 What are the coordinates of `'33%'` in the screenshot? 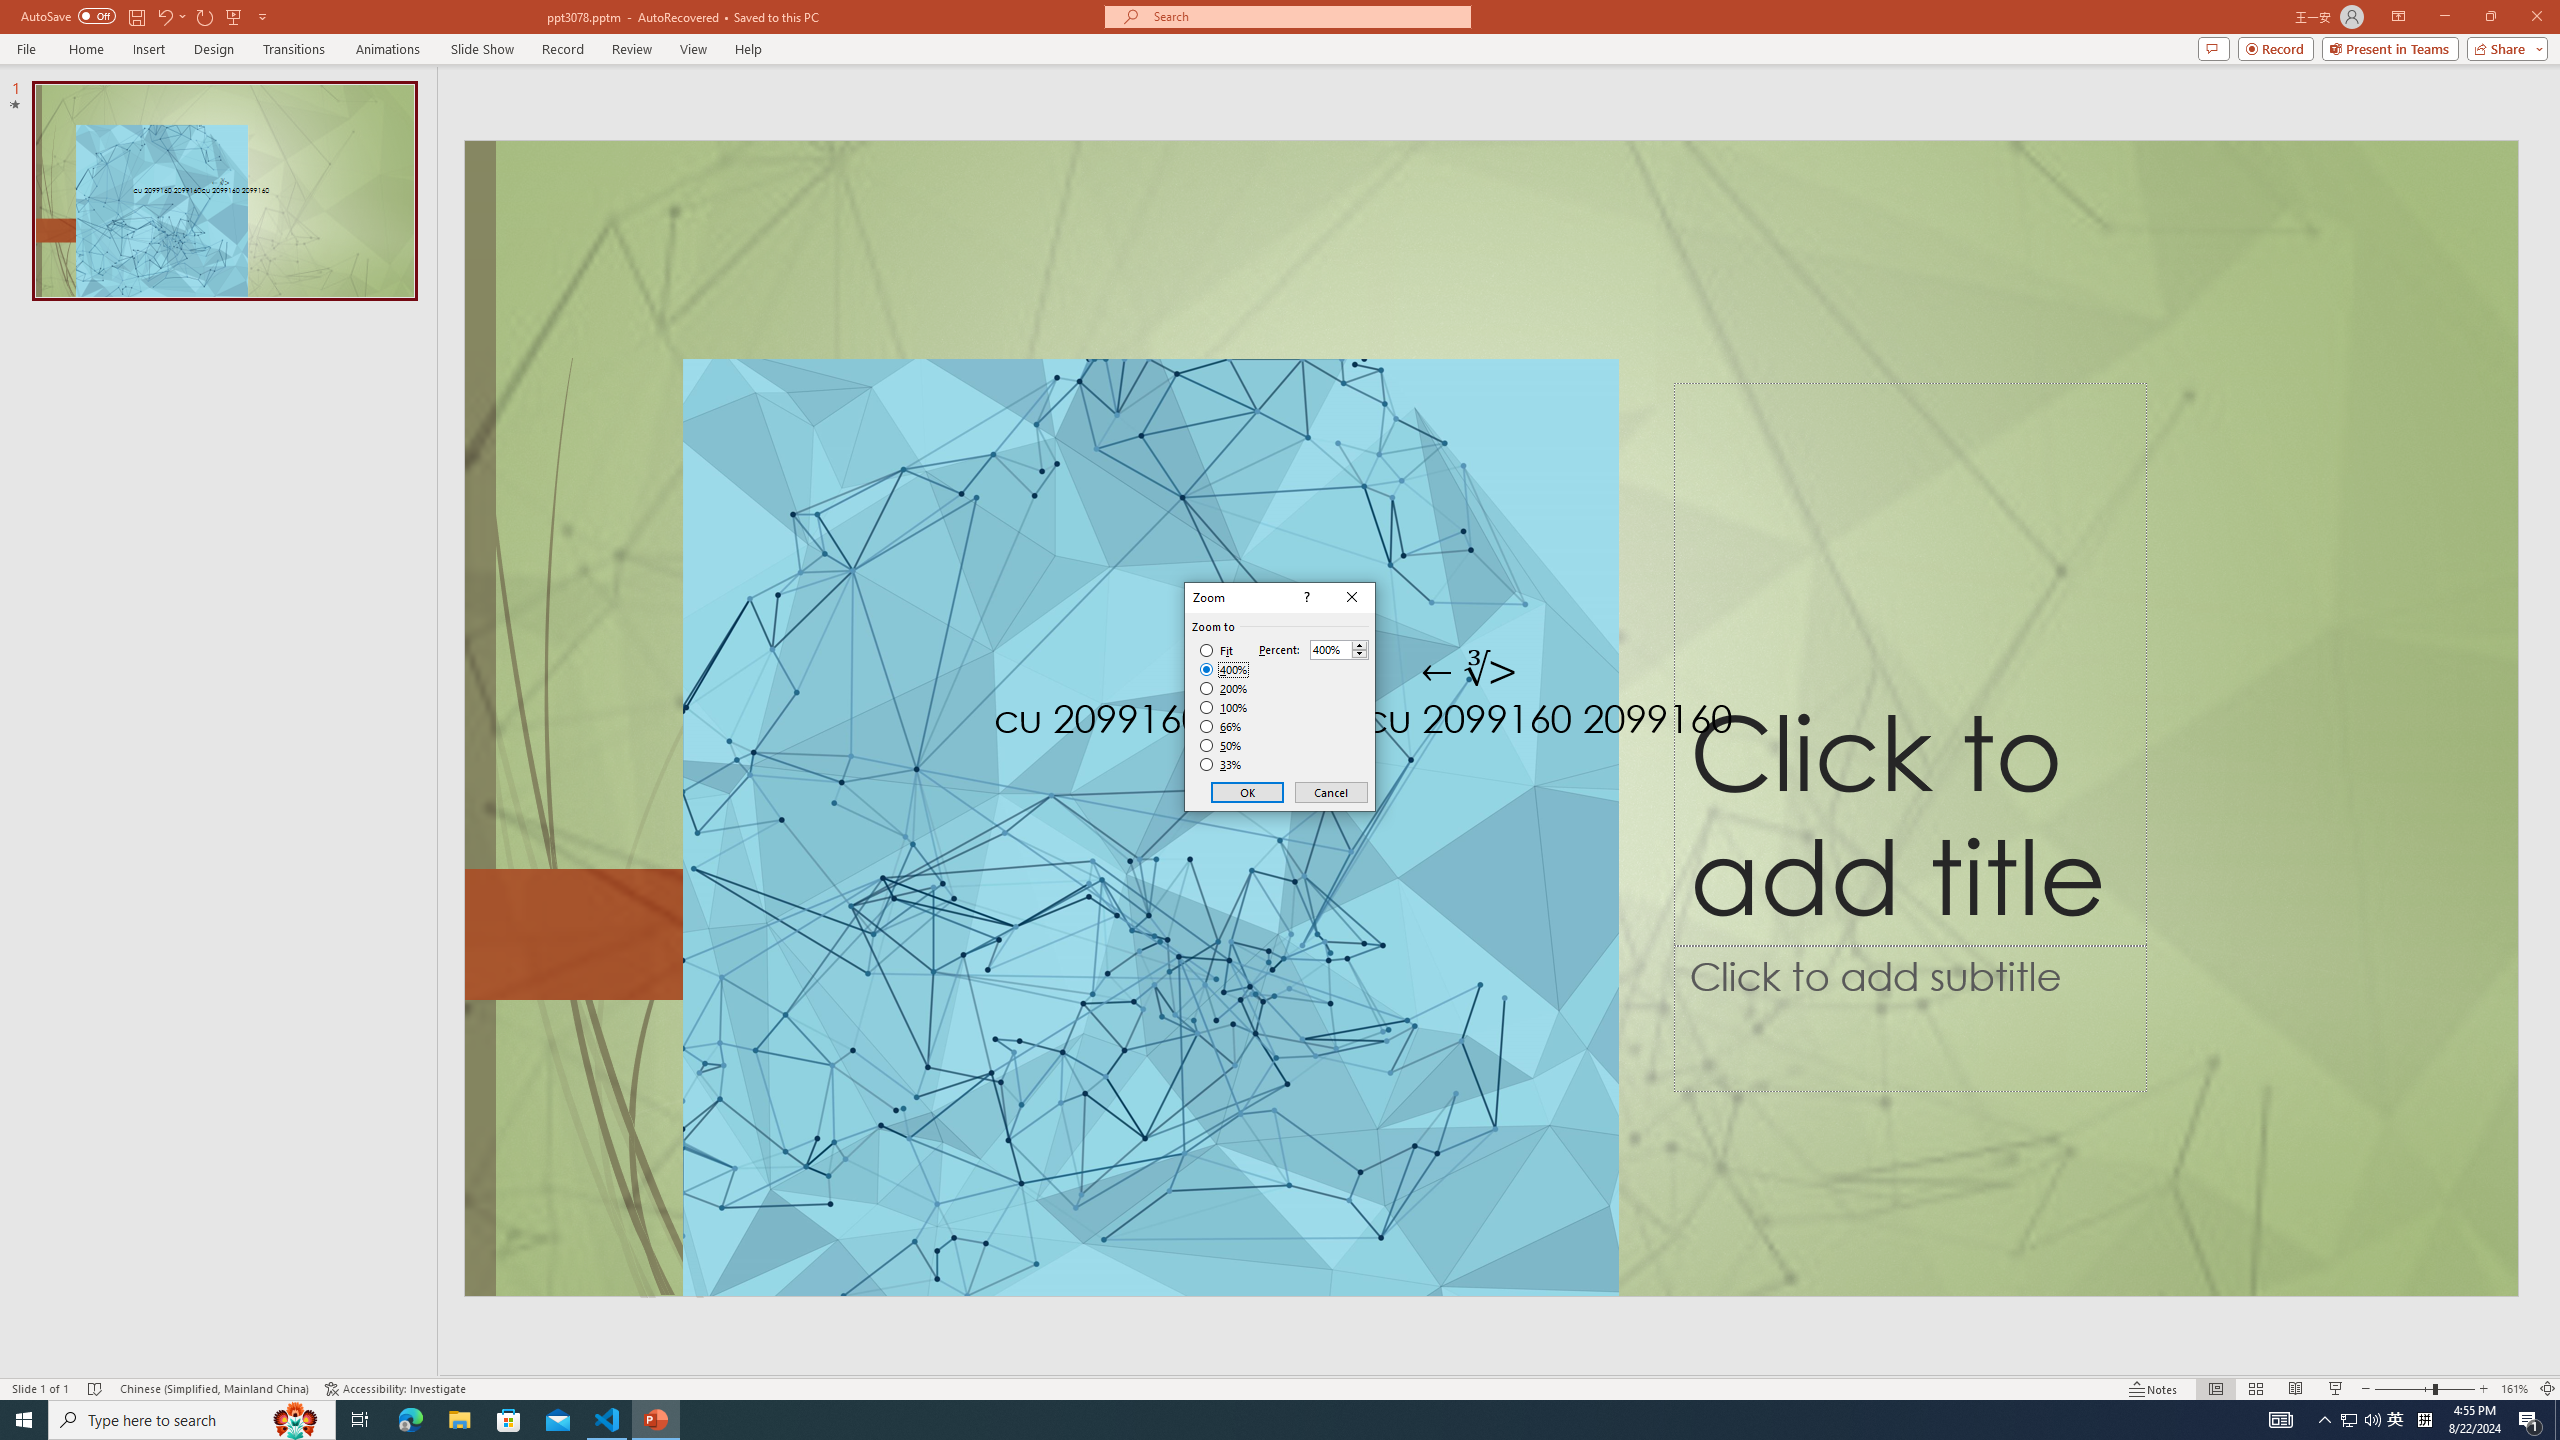 It's located at (1222, 765).